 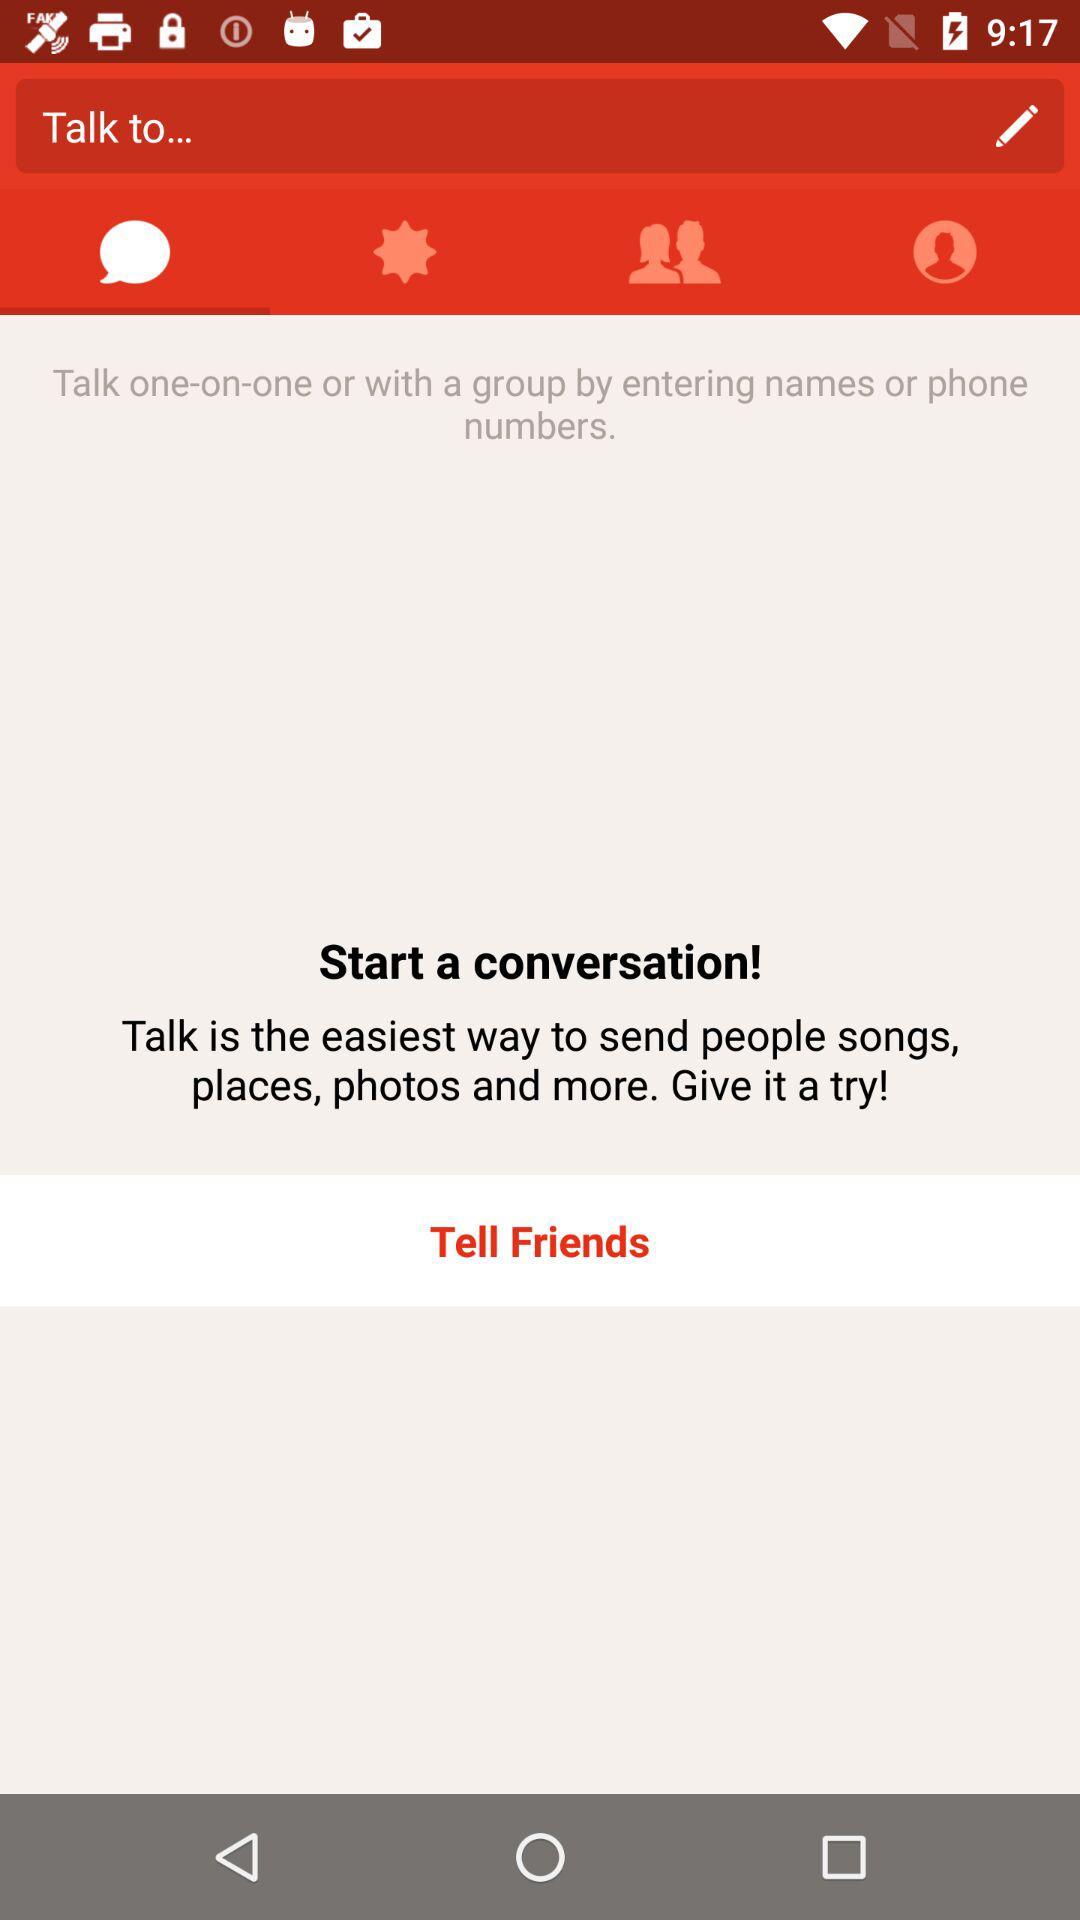 I want to click on the app below talk is the, so click(x=540, y=1239).